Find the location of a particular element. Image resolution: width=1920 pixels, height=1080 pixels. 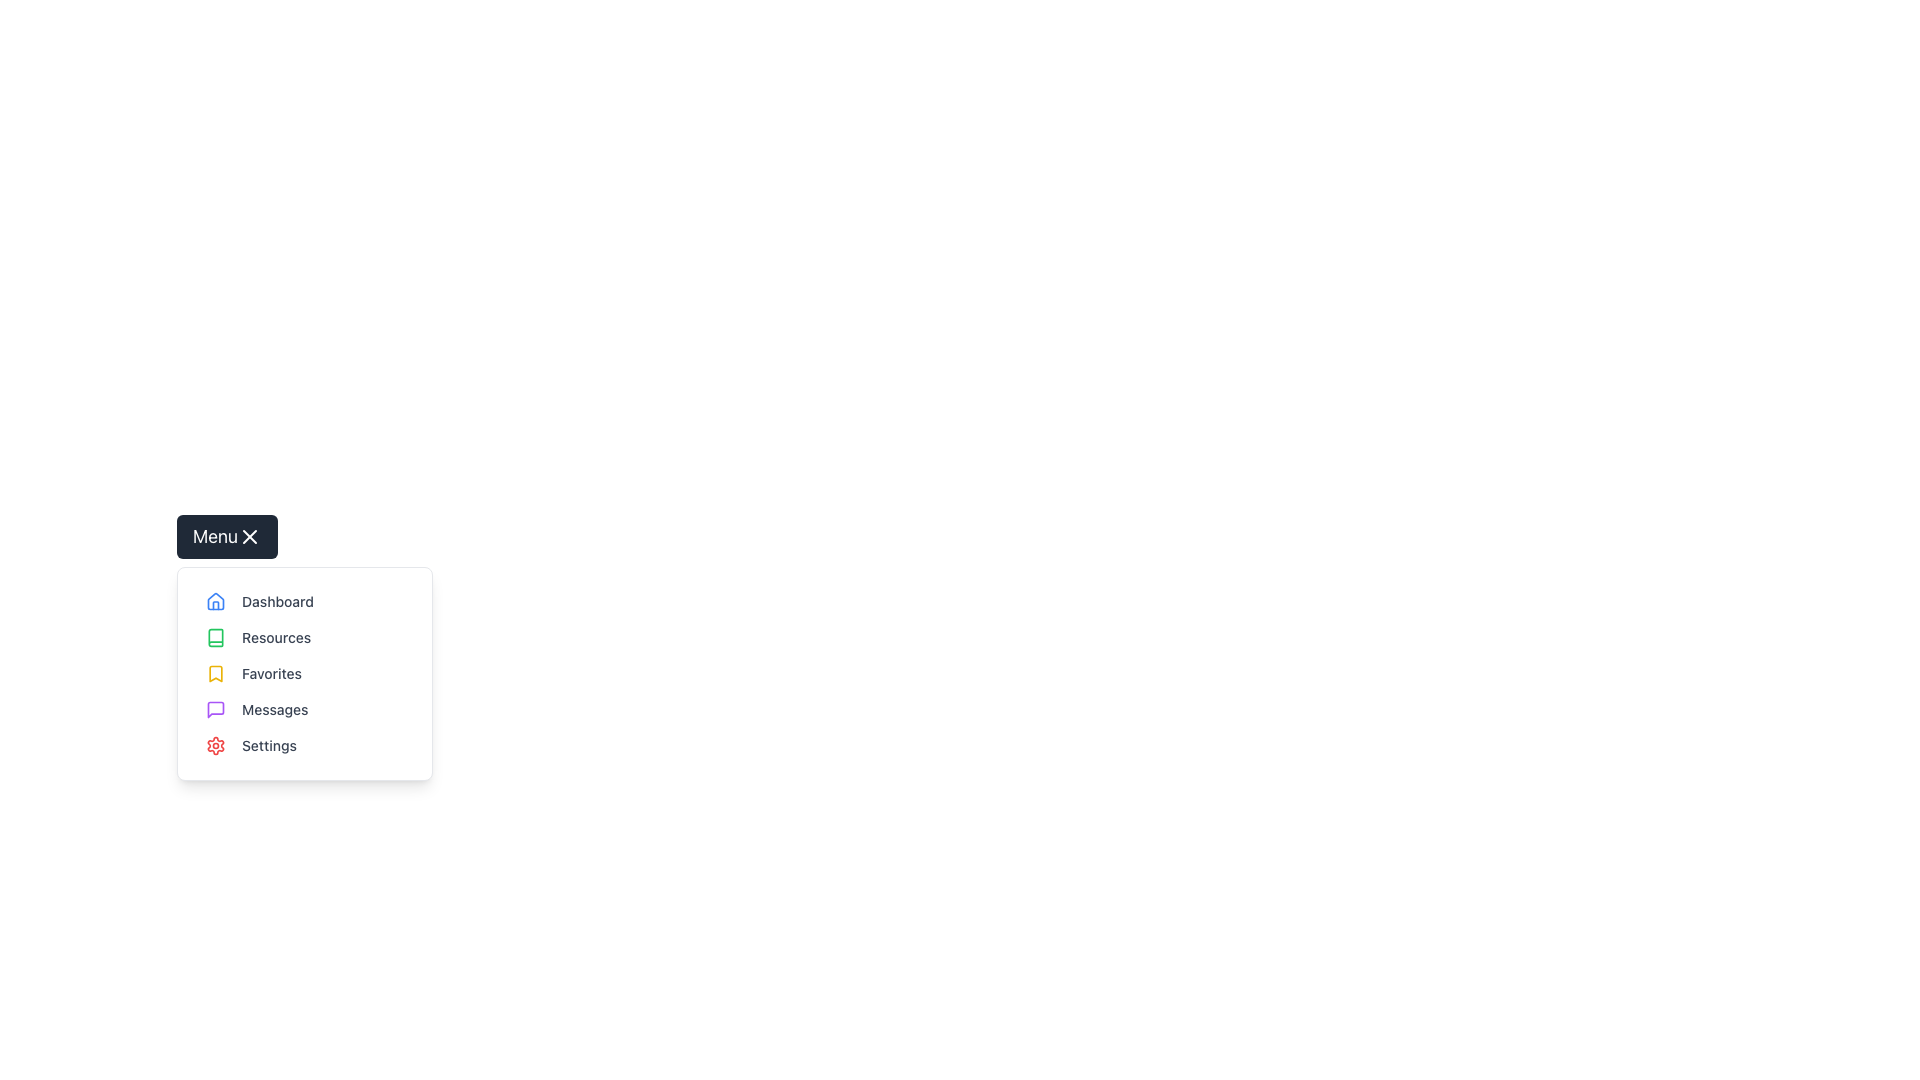

the green-colored outlined book icon located in the second row of the dropdown menu, adjacent to the text 'Resources' is located at coordinates (216, 637).